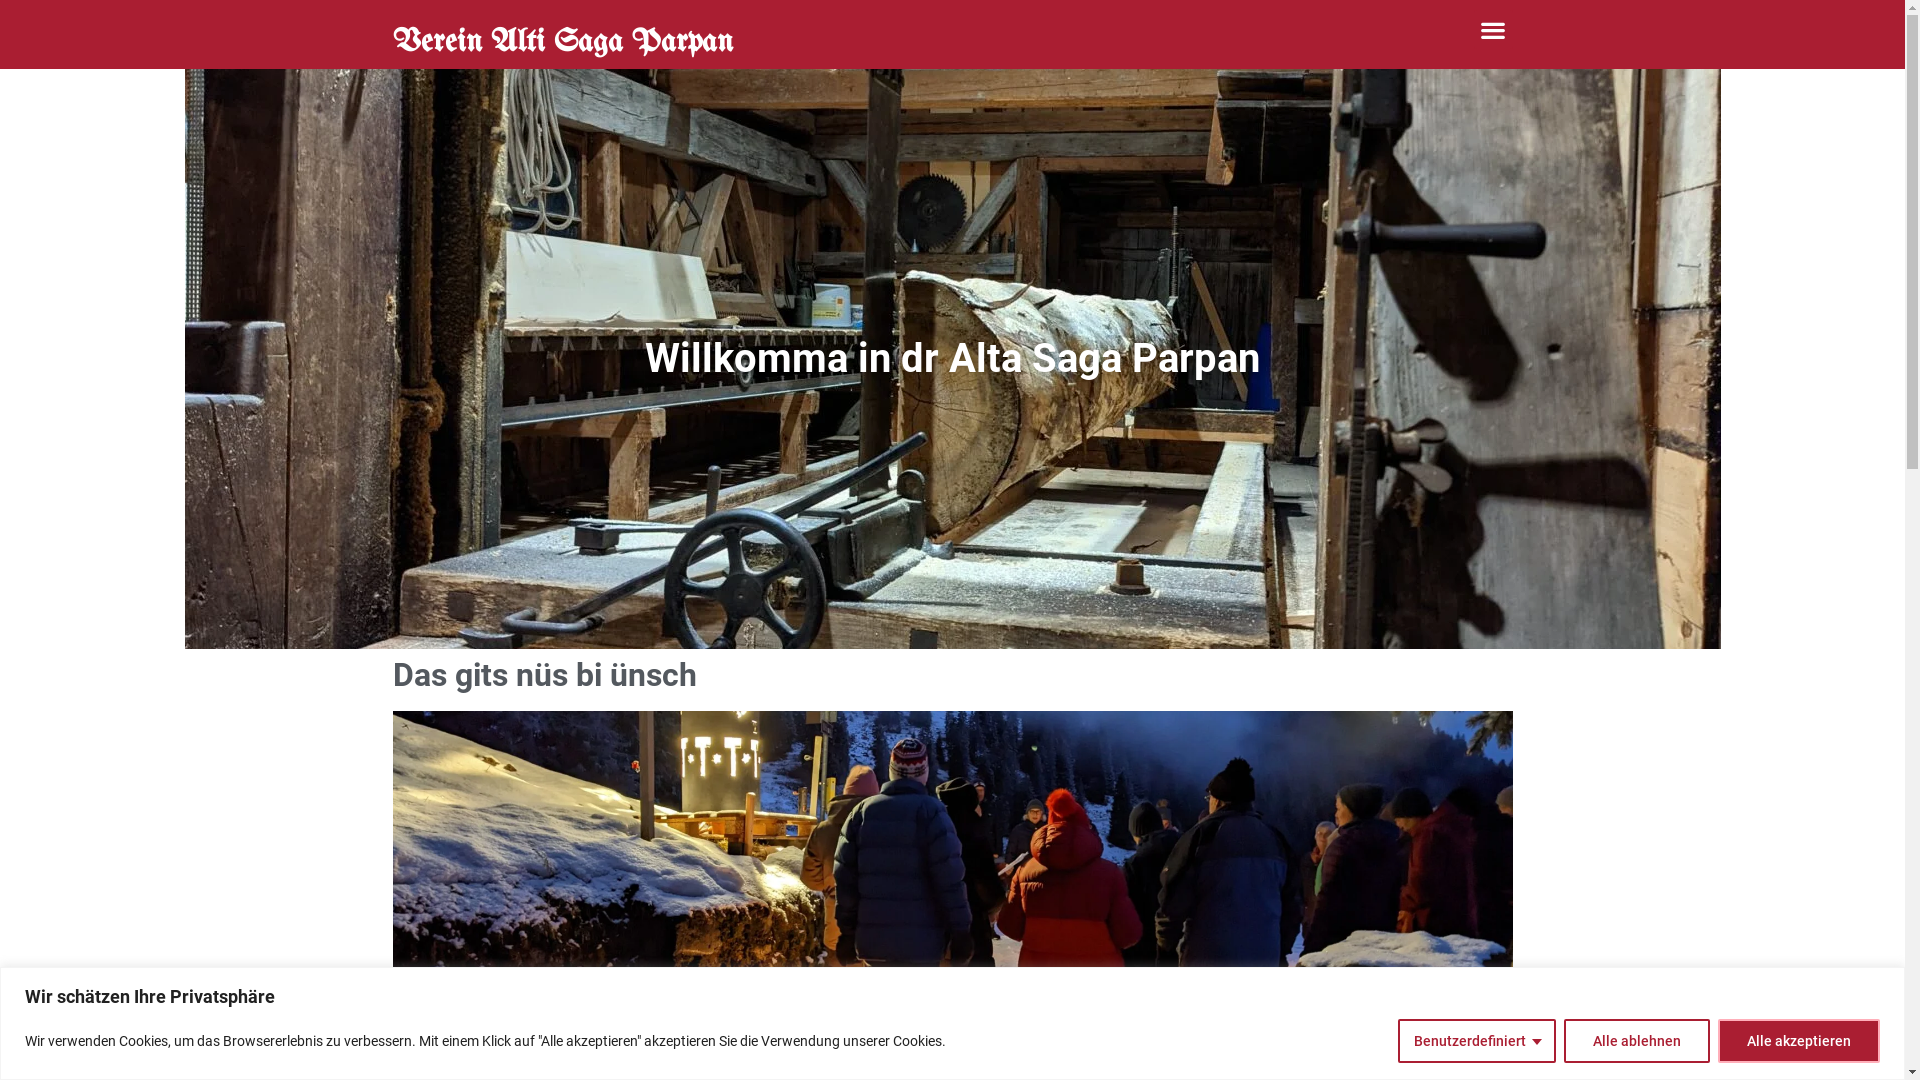  Describe the element at coordinates (1477, 1039) in the screenshot. I see `'Benutzerdefiniert'` at that location.